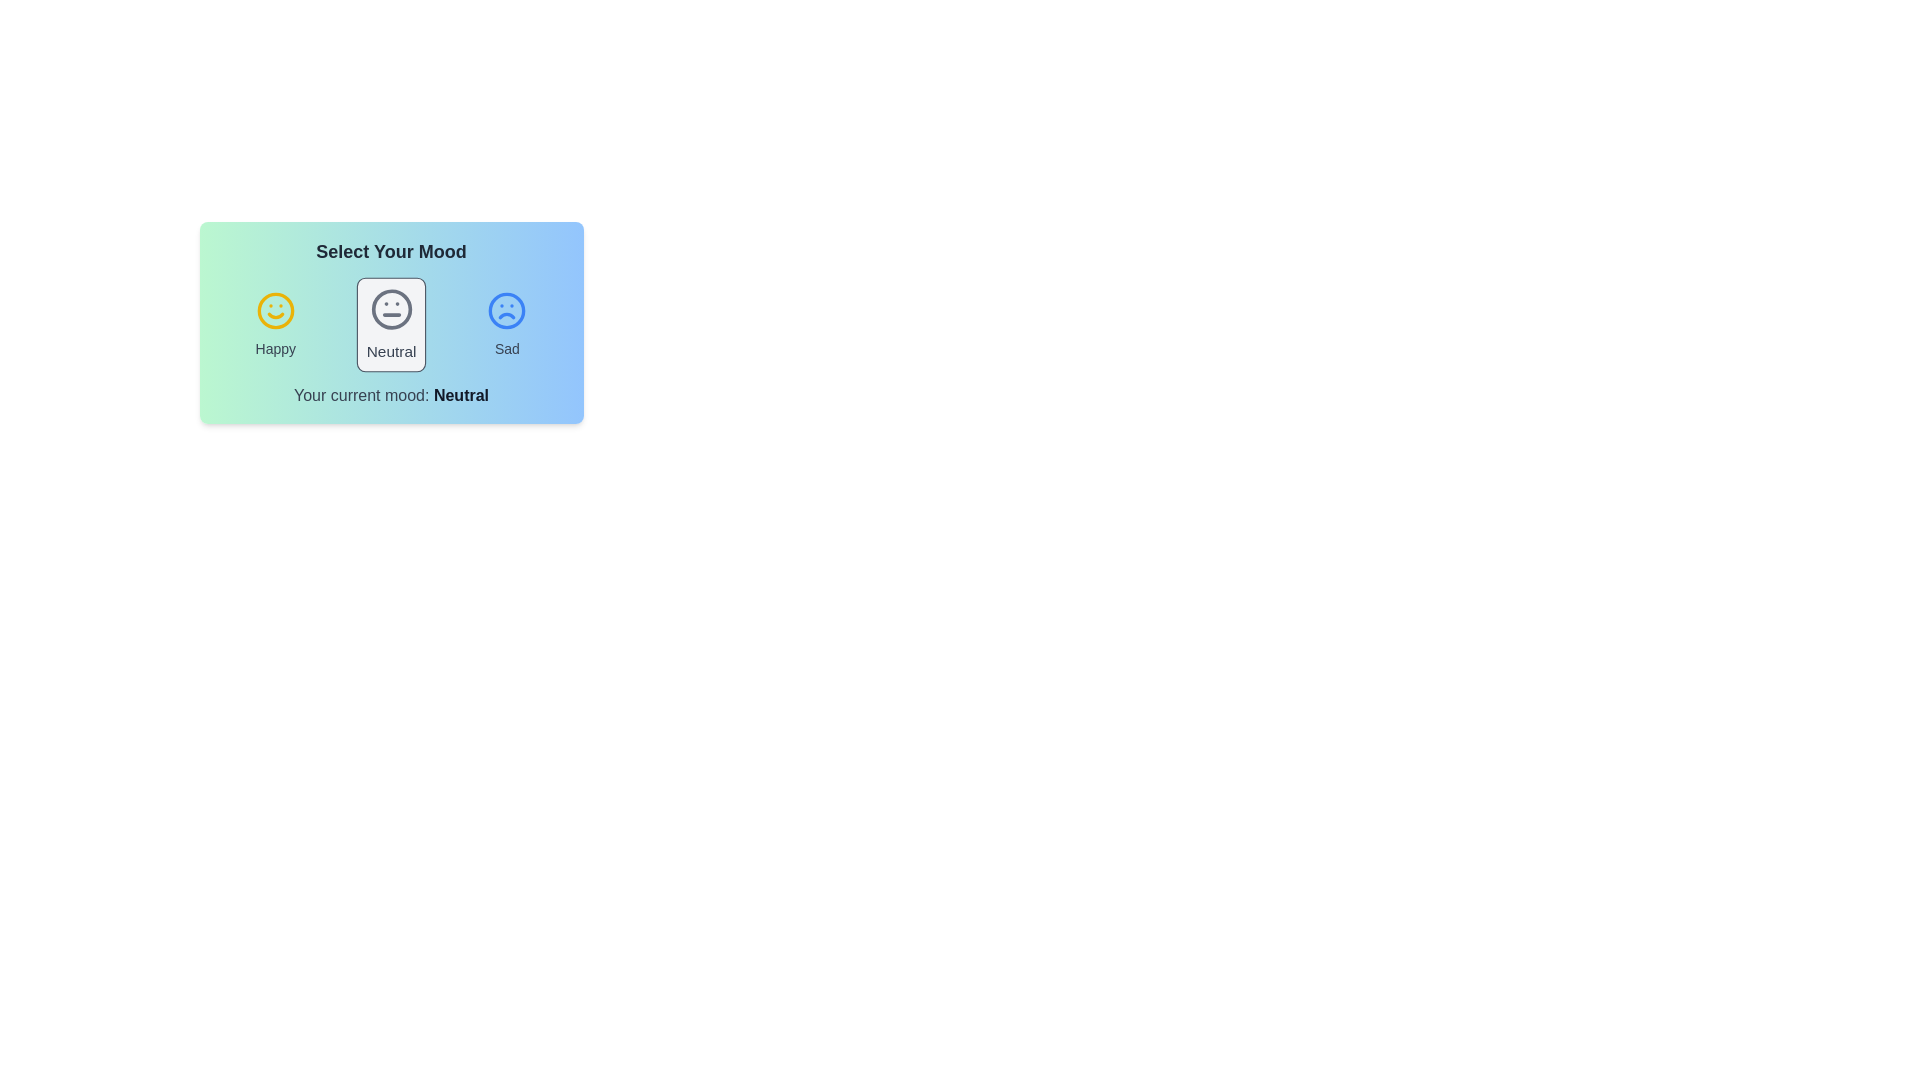 The height and width of the screenshot is (1080, 1920). Describe the element at coordinates (507, 347) in the screenshot. I see `the text 'Sad' in the component` at that location.